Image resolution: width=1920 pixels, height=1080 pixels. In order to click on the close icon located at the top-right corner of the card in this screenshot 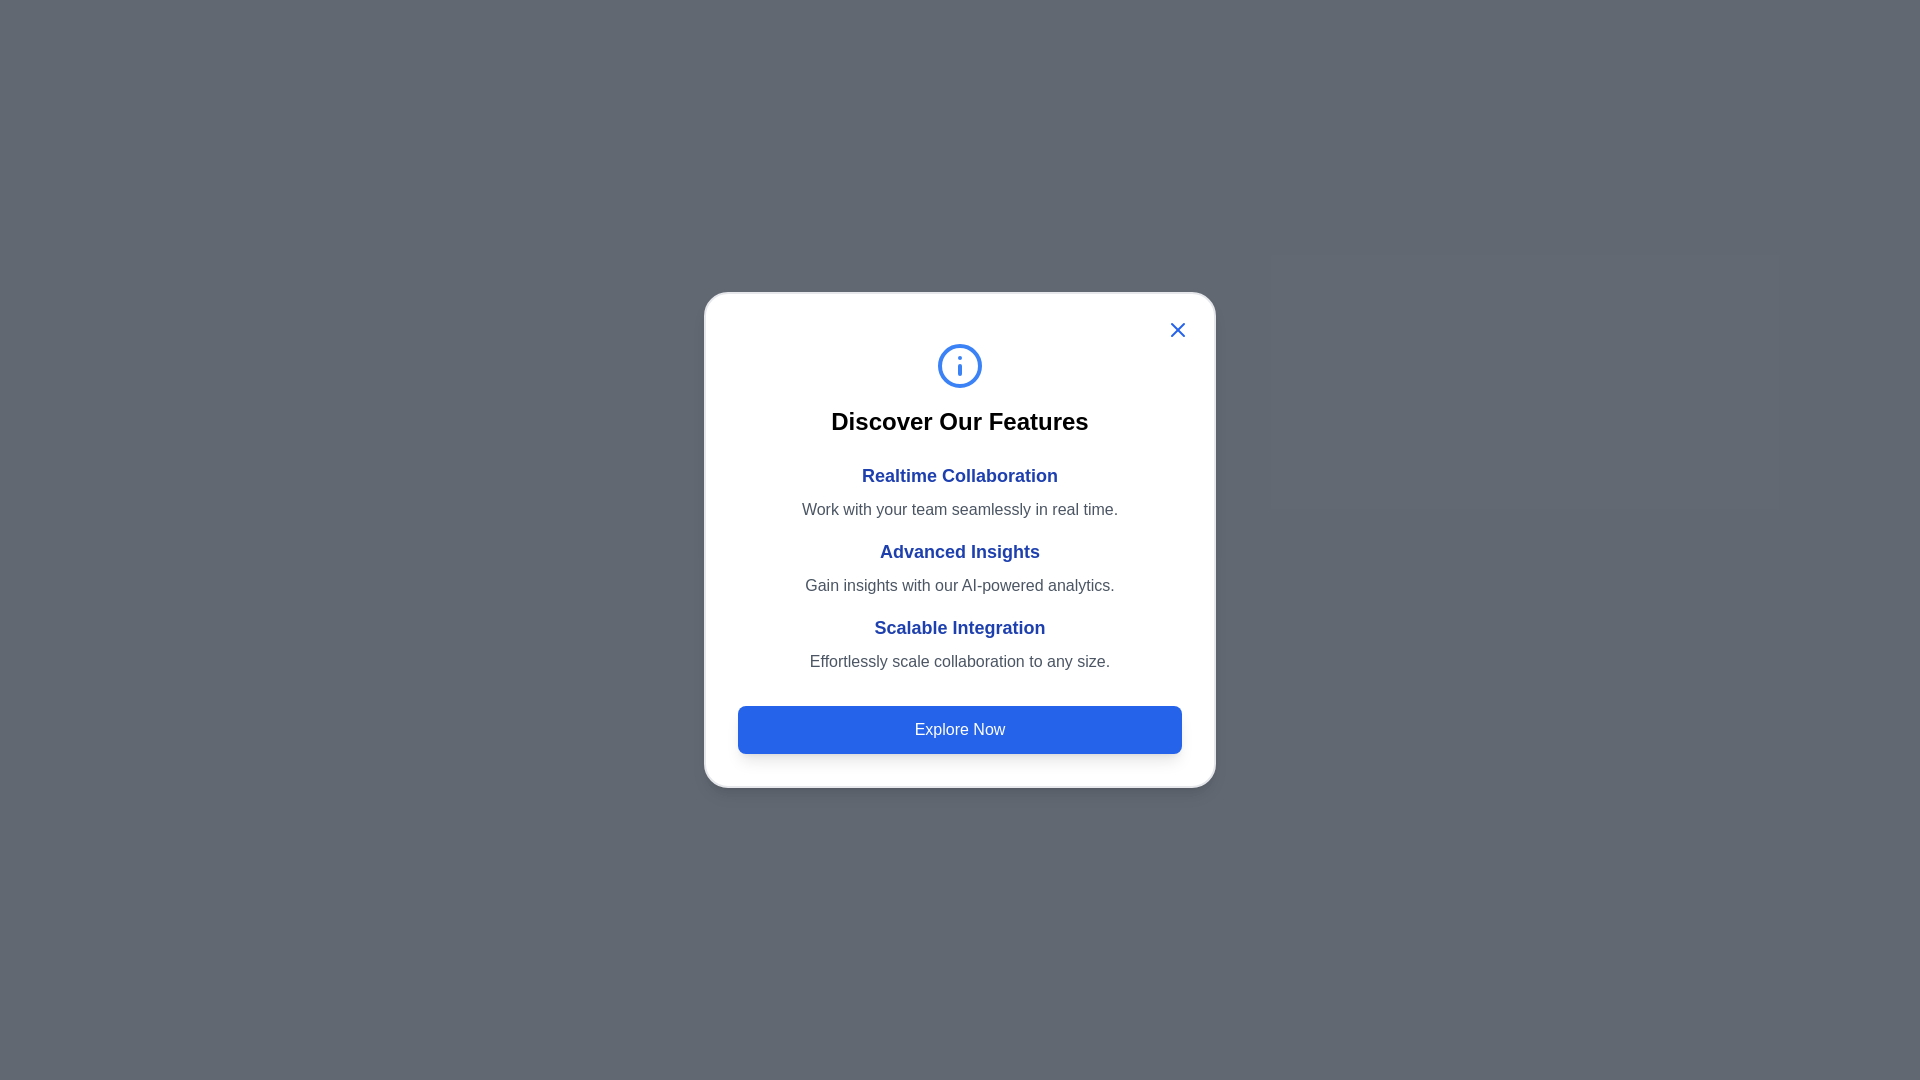, I will do `click(1177, 329)`.